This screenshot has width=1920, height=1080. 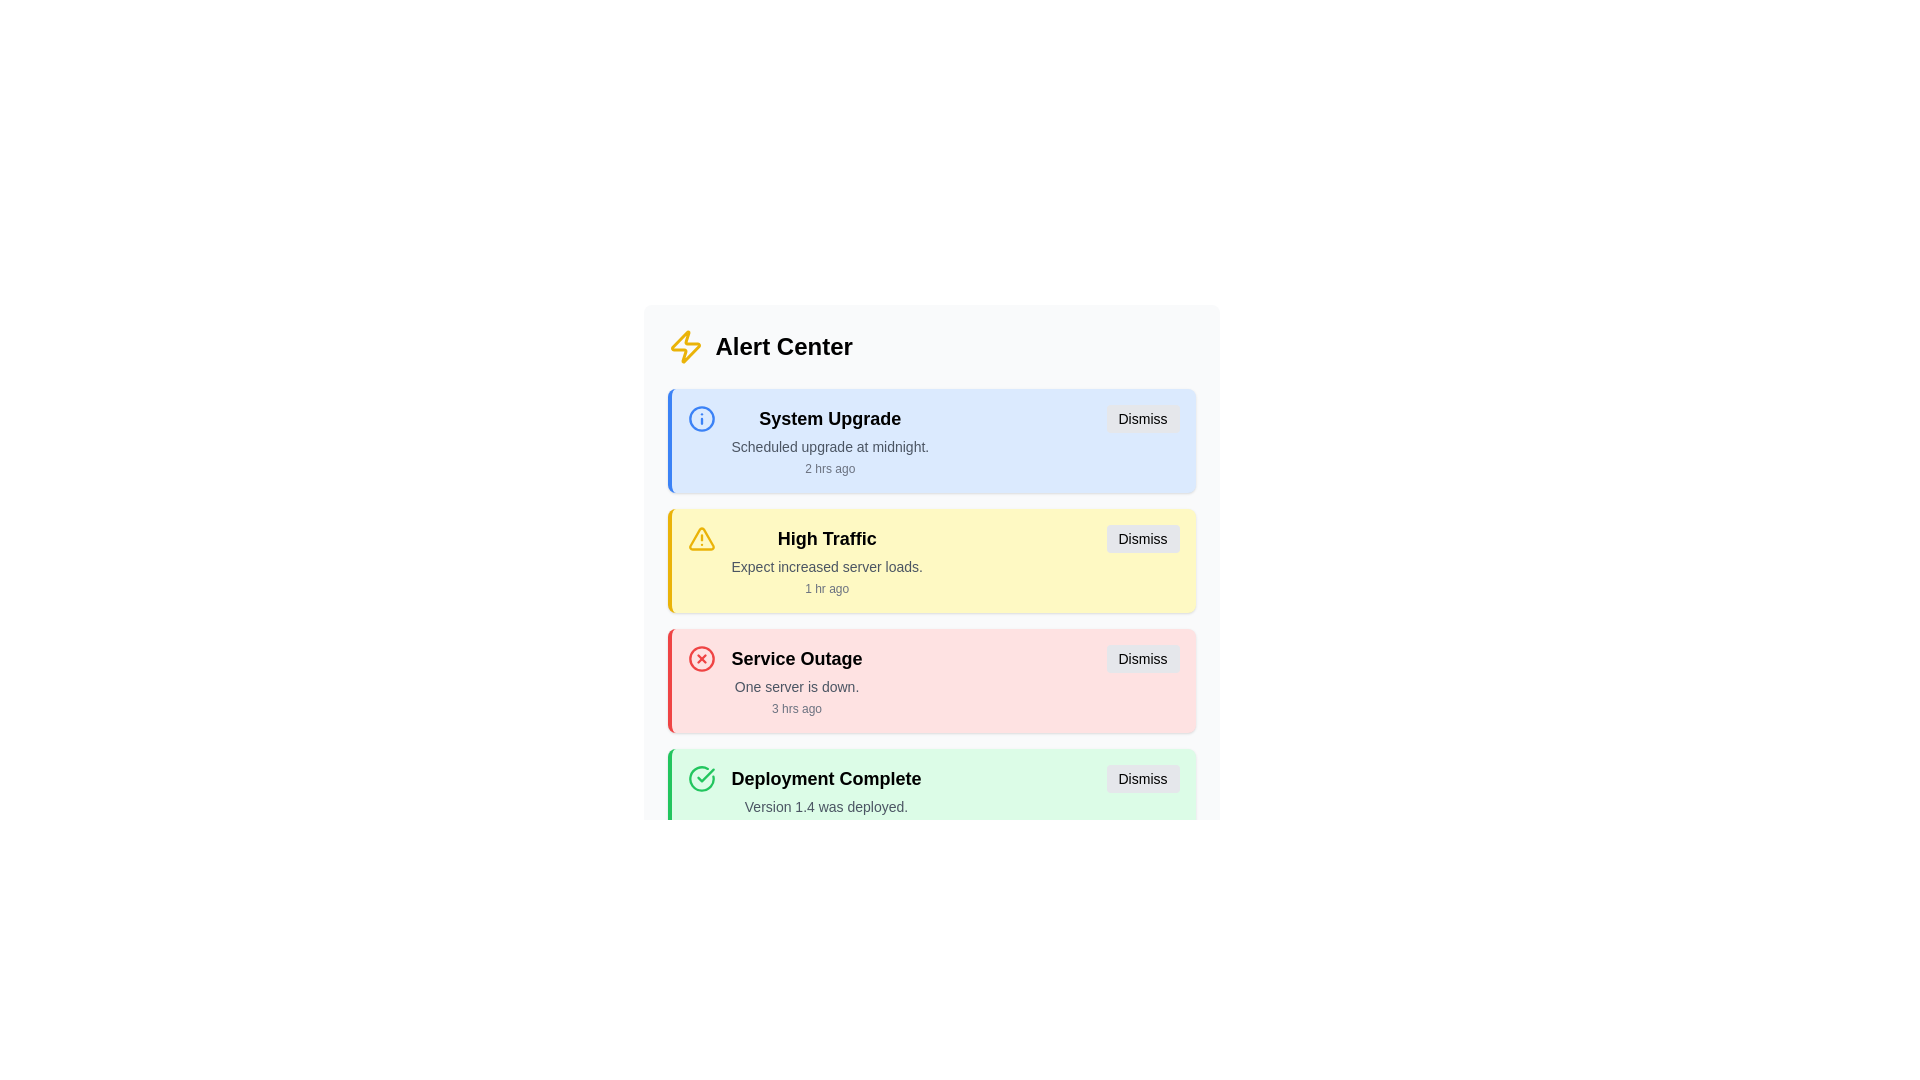 What do you see at coordinates (701, 538) in the screenshot?
I see `the alert details associated with the downward-pointing triangular icon with a yellow border located in the 'High Traffic' notification under the 'Alert Center' header` at bounding box center [701, 538].